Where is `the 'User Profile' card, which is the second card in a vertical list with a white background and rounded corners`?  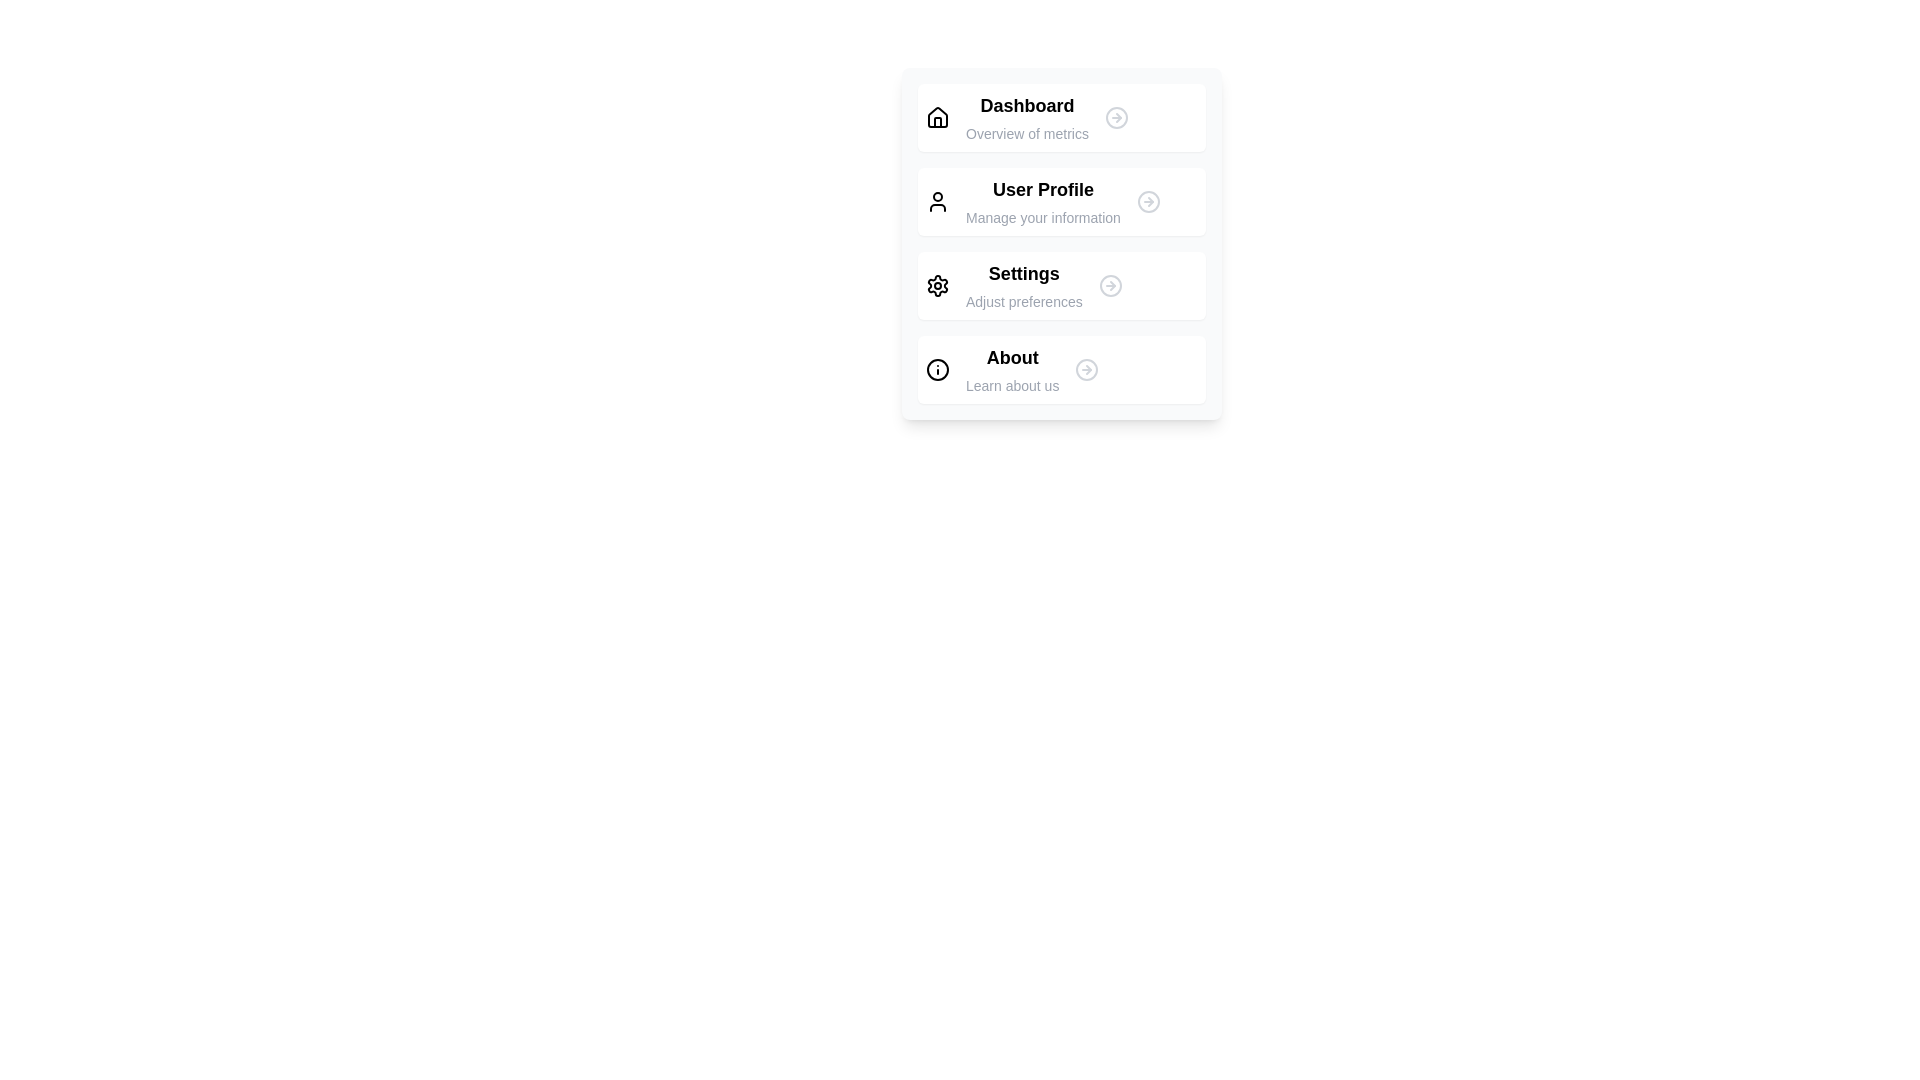 the 'User Profile' card, which is the second card in a vertical list with a white background and rounded corners is located at coordinates (1060, 201).